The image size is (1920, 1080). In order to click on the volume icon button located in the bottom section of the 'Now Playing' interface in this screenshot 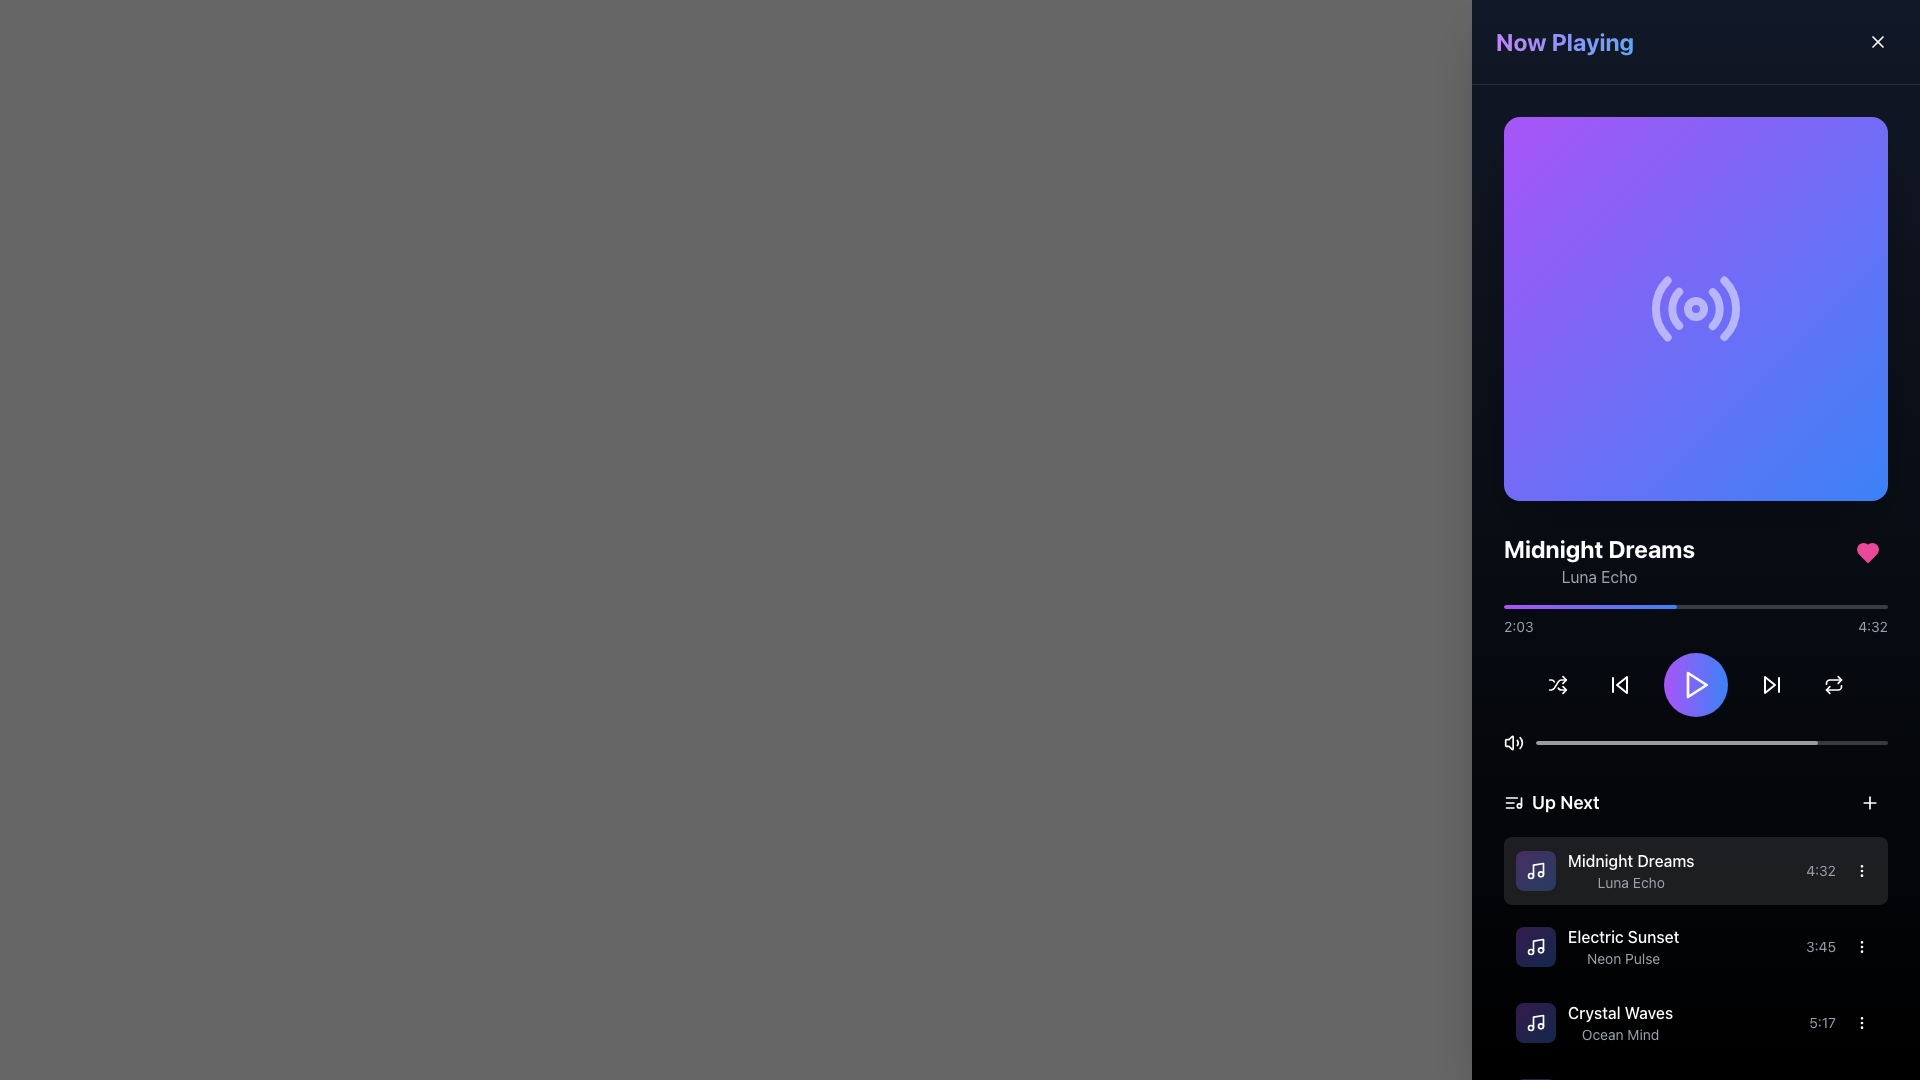, I will do `click(1513, 743)`.